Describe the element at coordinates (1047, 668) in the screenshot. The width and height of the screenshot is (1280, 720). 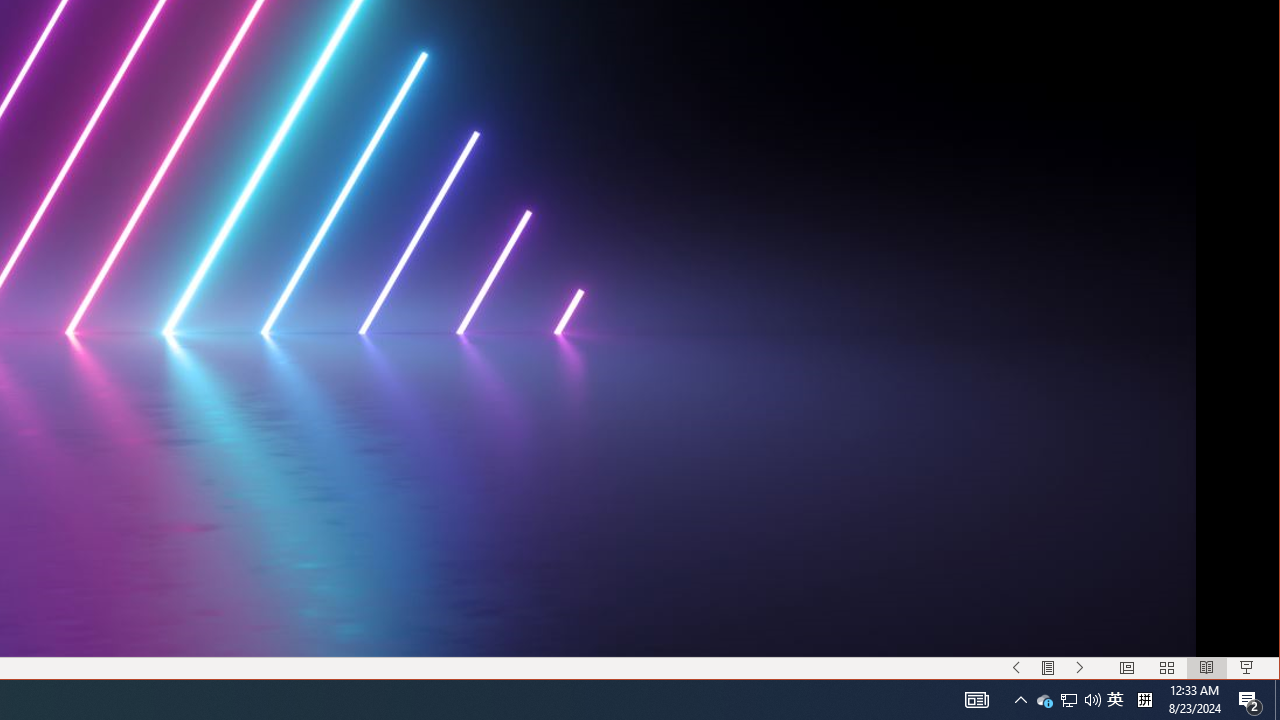
I see `'Menu On'` at that location.